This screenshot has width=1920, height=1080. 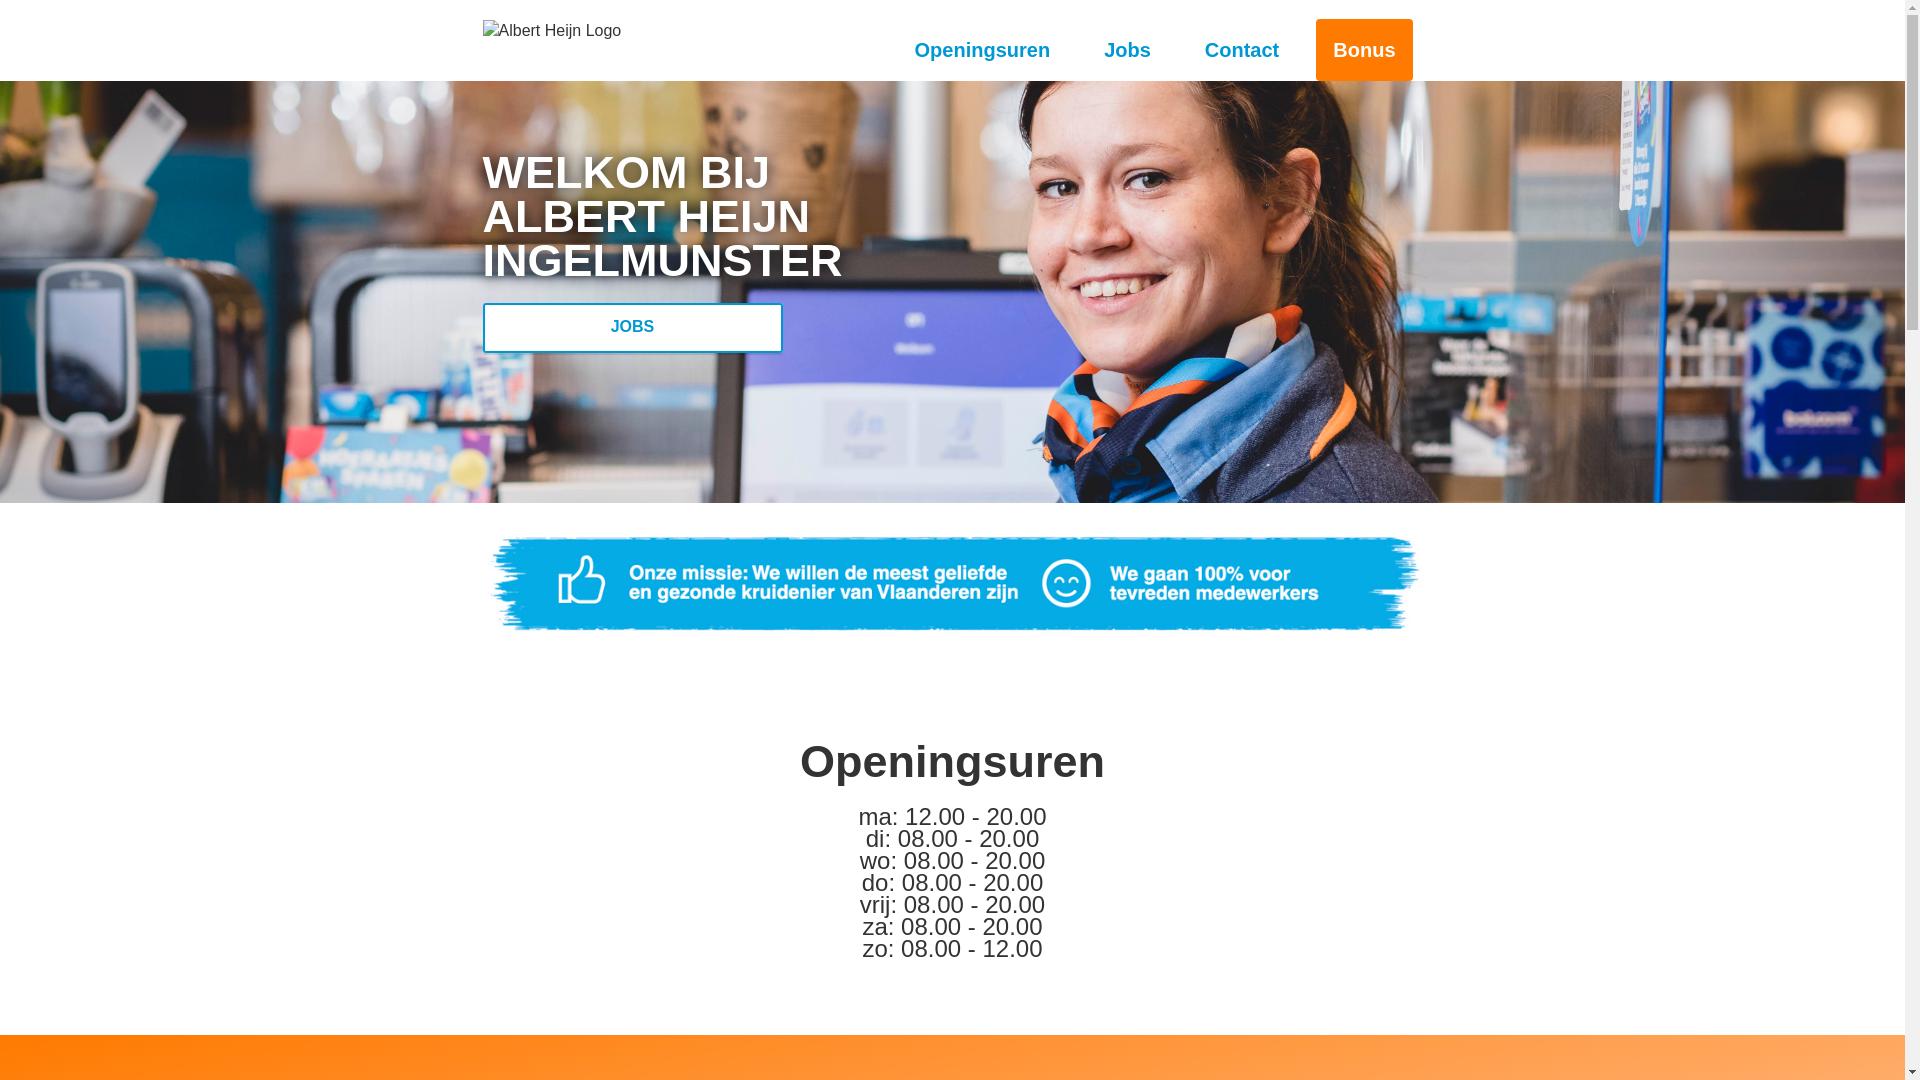 What do you see at coordinates (1362, 49) in the screenshot?
I see `'Bonus'` at bounding box center [1362, 49].